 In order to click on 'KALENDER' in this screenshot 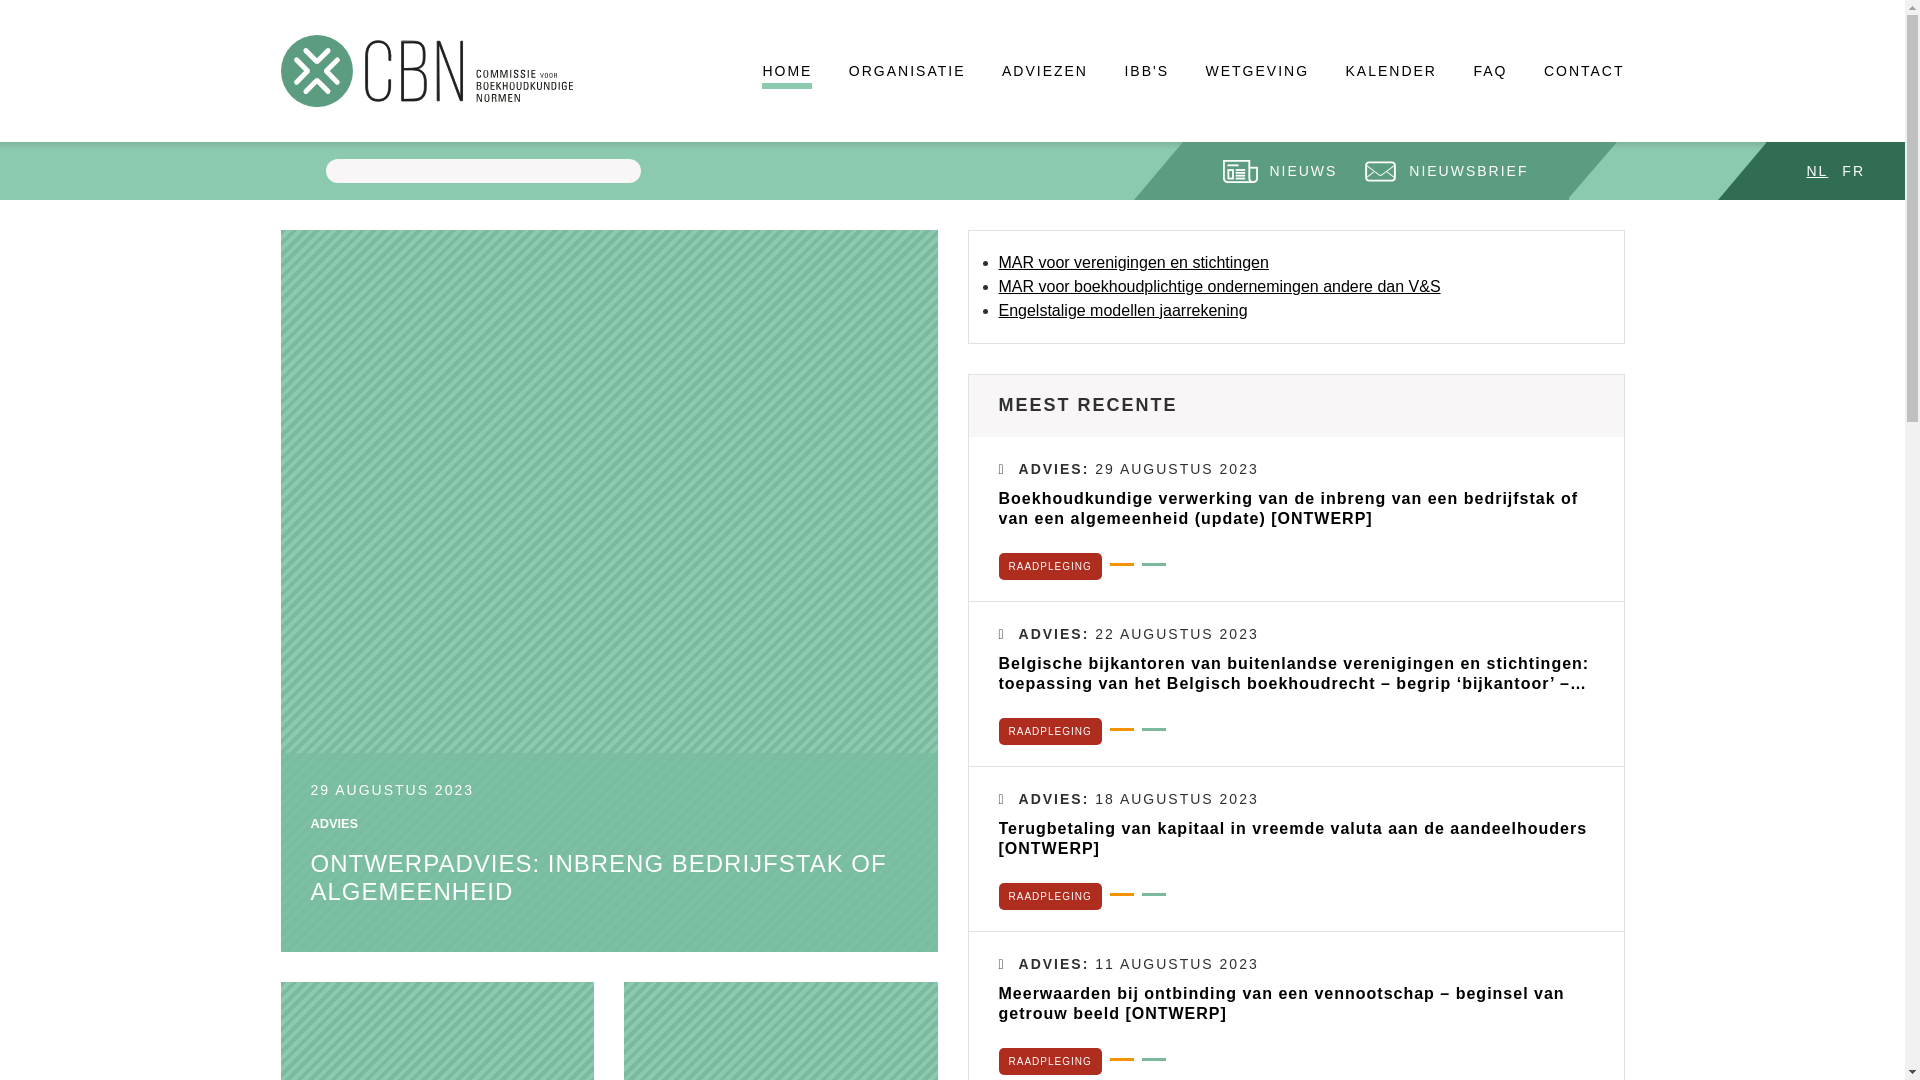, I will do `click(1389, 72)`.